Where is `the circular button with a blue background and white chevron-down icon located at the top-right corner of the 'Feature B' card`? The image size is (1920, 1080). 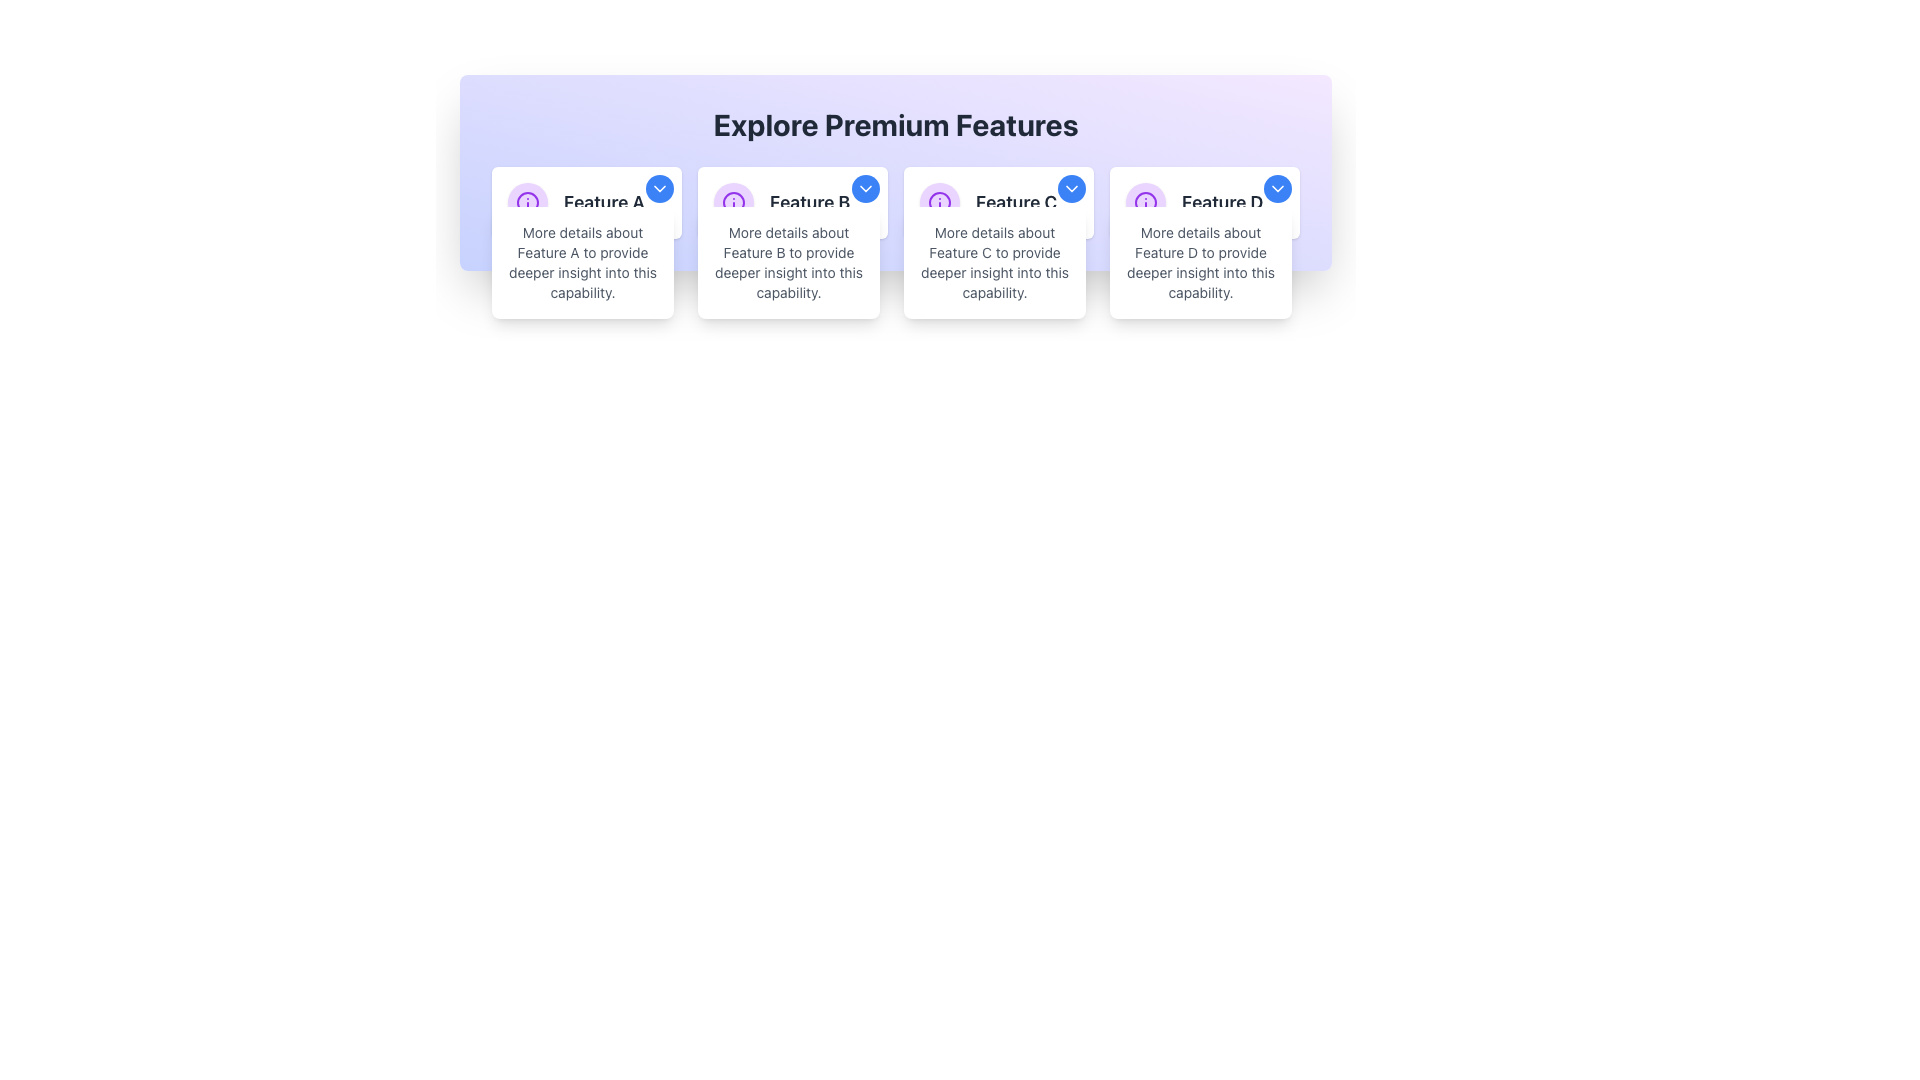
the circular button with a blue background and white chevron-down icon located at the top-right corner of the 'Feature B' card is located at coordinates (865, 189).